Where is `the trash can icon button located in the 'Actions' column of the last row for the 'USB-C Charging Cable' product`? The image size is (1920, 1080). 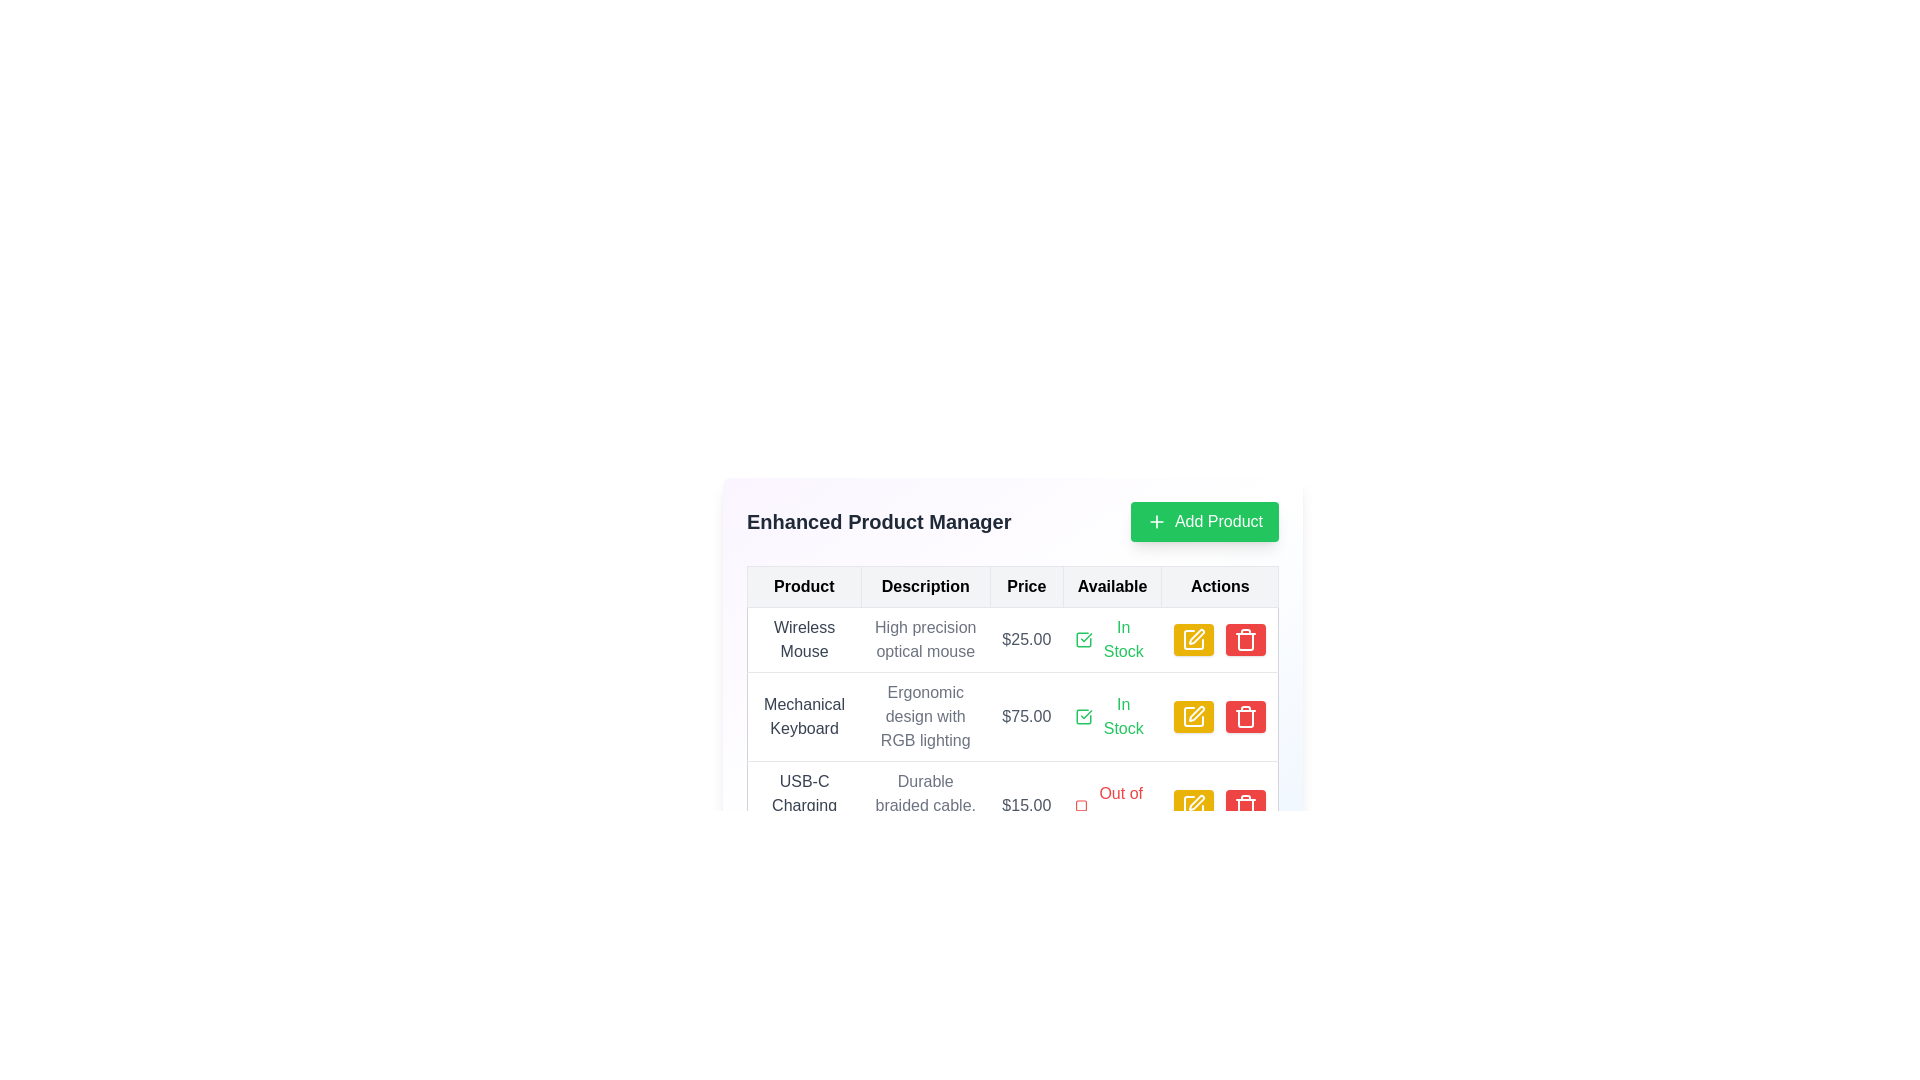
the trash can icon button located in the 'Actions' column of the last row for the 'USB-C Charging Cable' product is located at coordinates (1244, 640).